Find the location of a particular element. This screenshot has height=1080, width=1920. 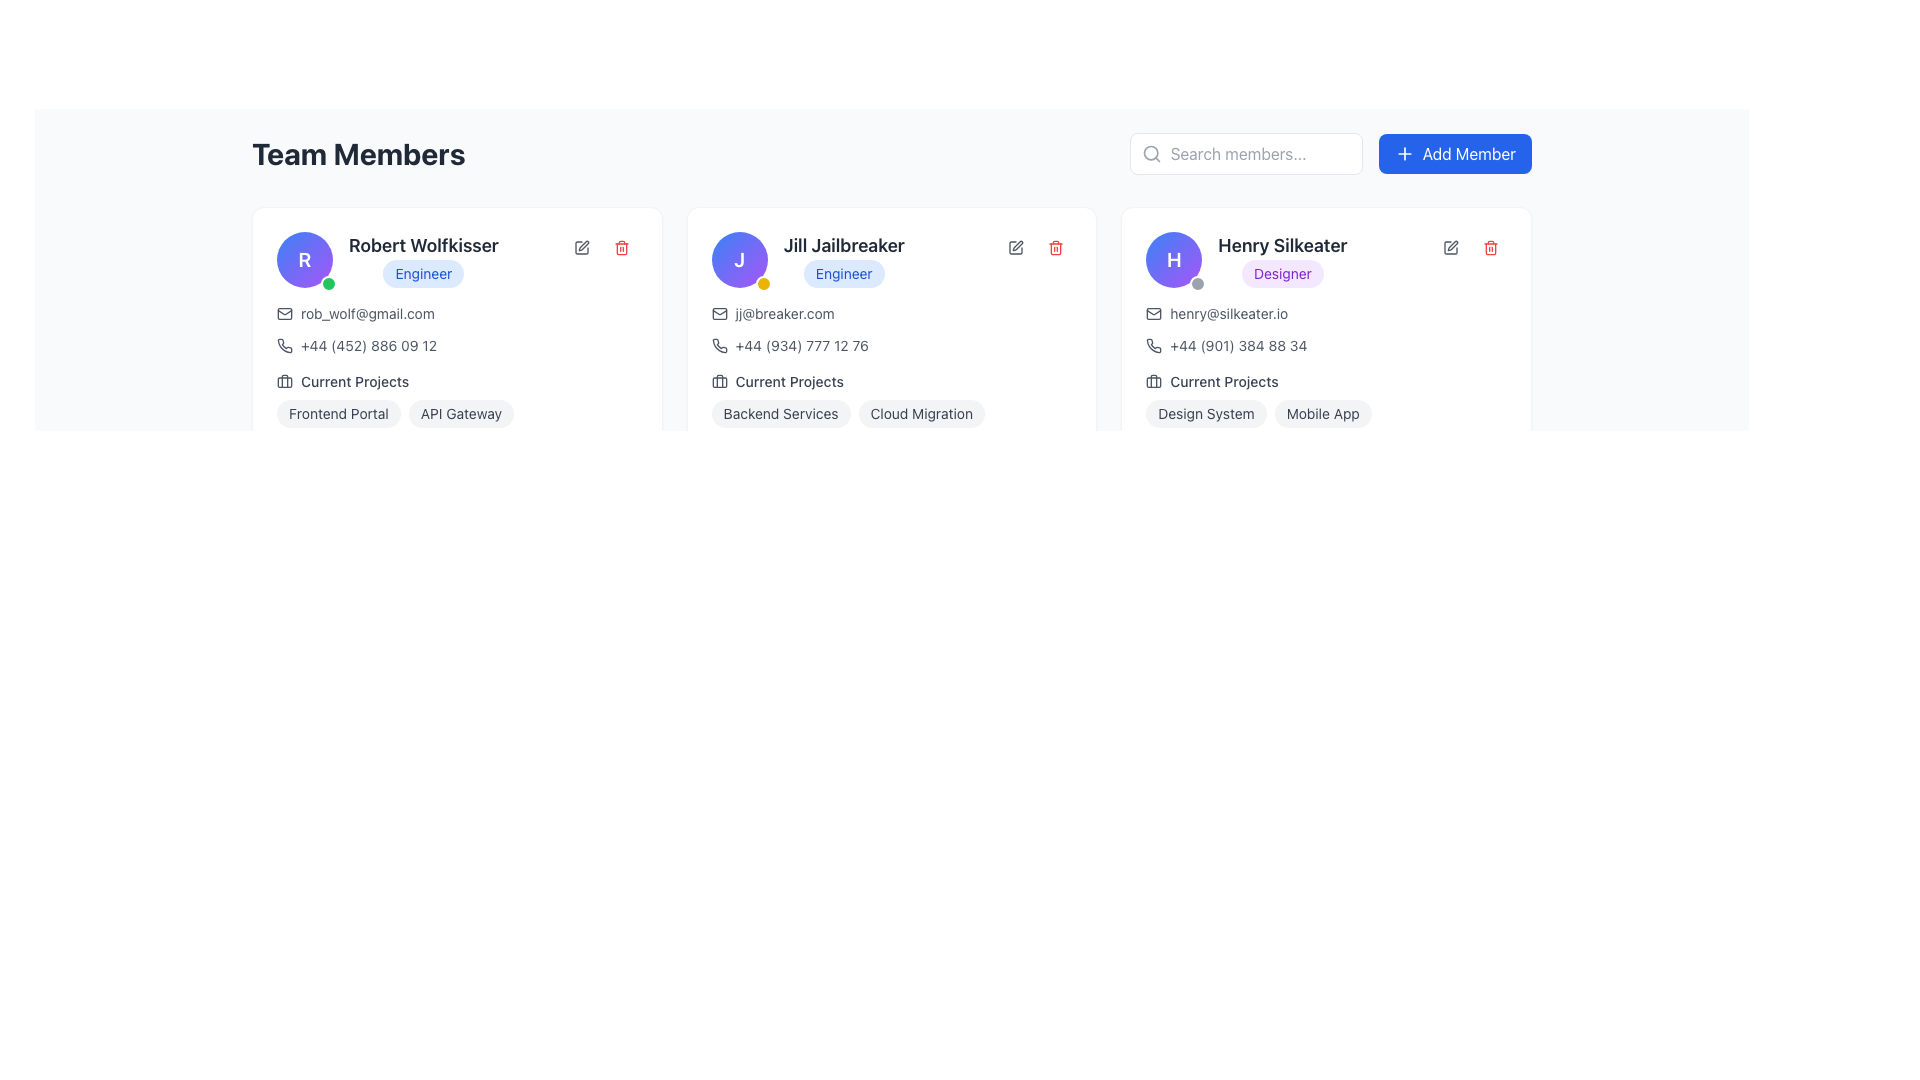

the interactive text link displaying the email address 'jj@breaker.com' to send an email is located at coordinates (784, 313).